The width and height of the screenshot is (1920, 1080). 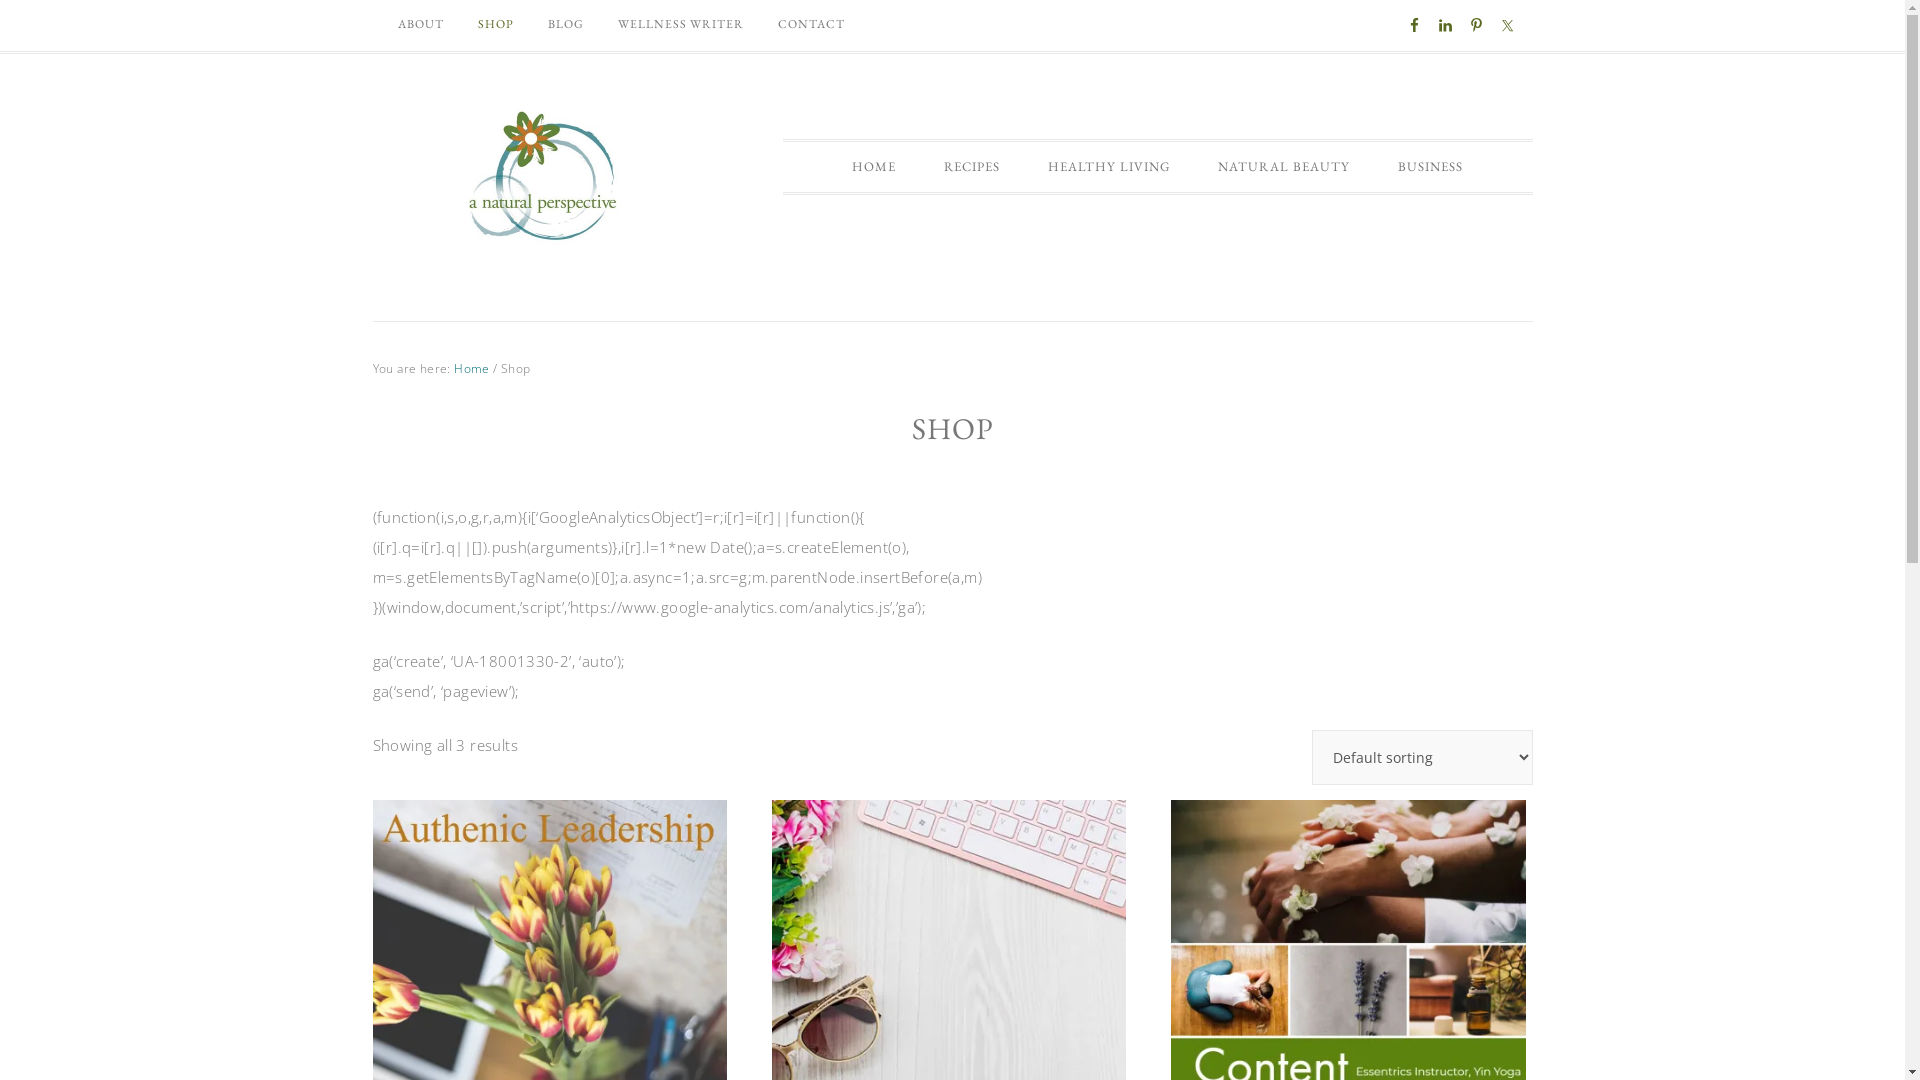 I want to click on 'SHOP', so click(x=494, y=23).